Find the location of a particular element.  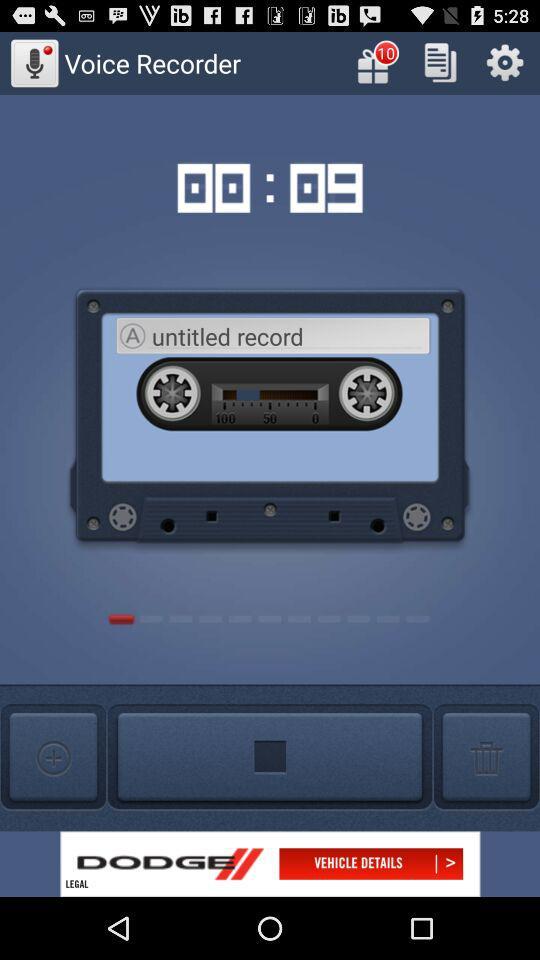

shows dodge option is located at coordinates (270, 863).